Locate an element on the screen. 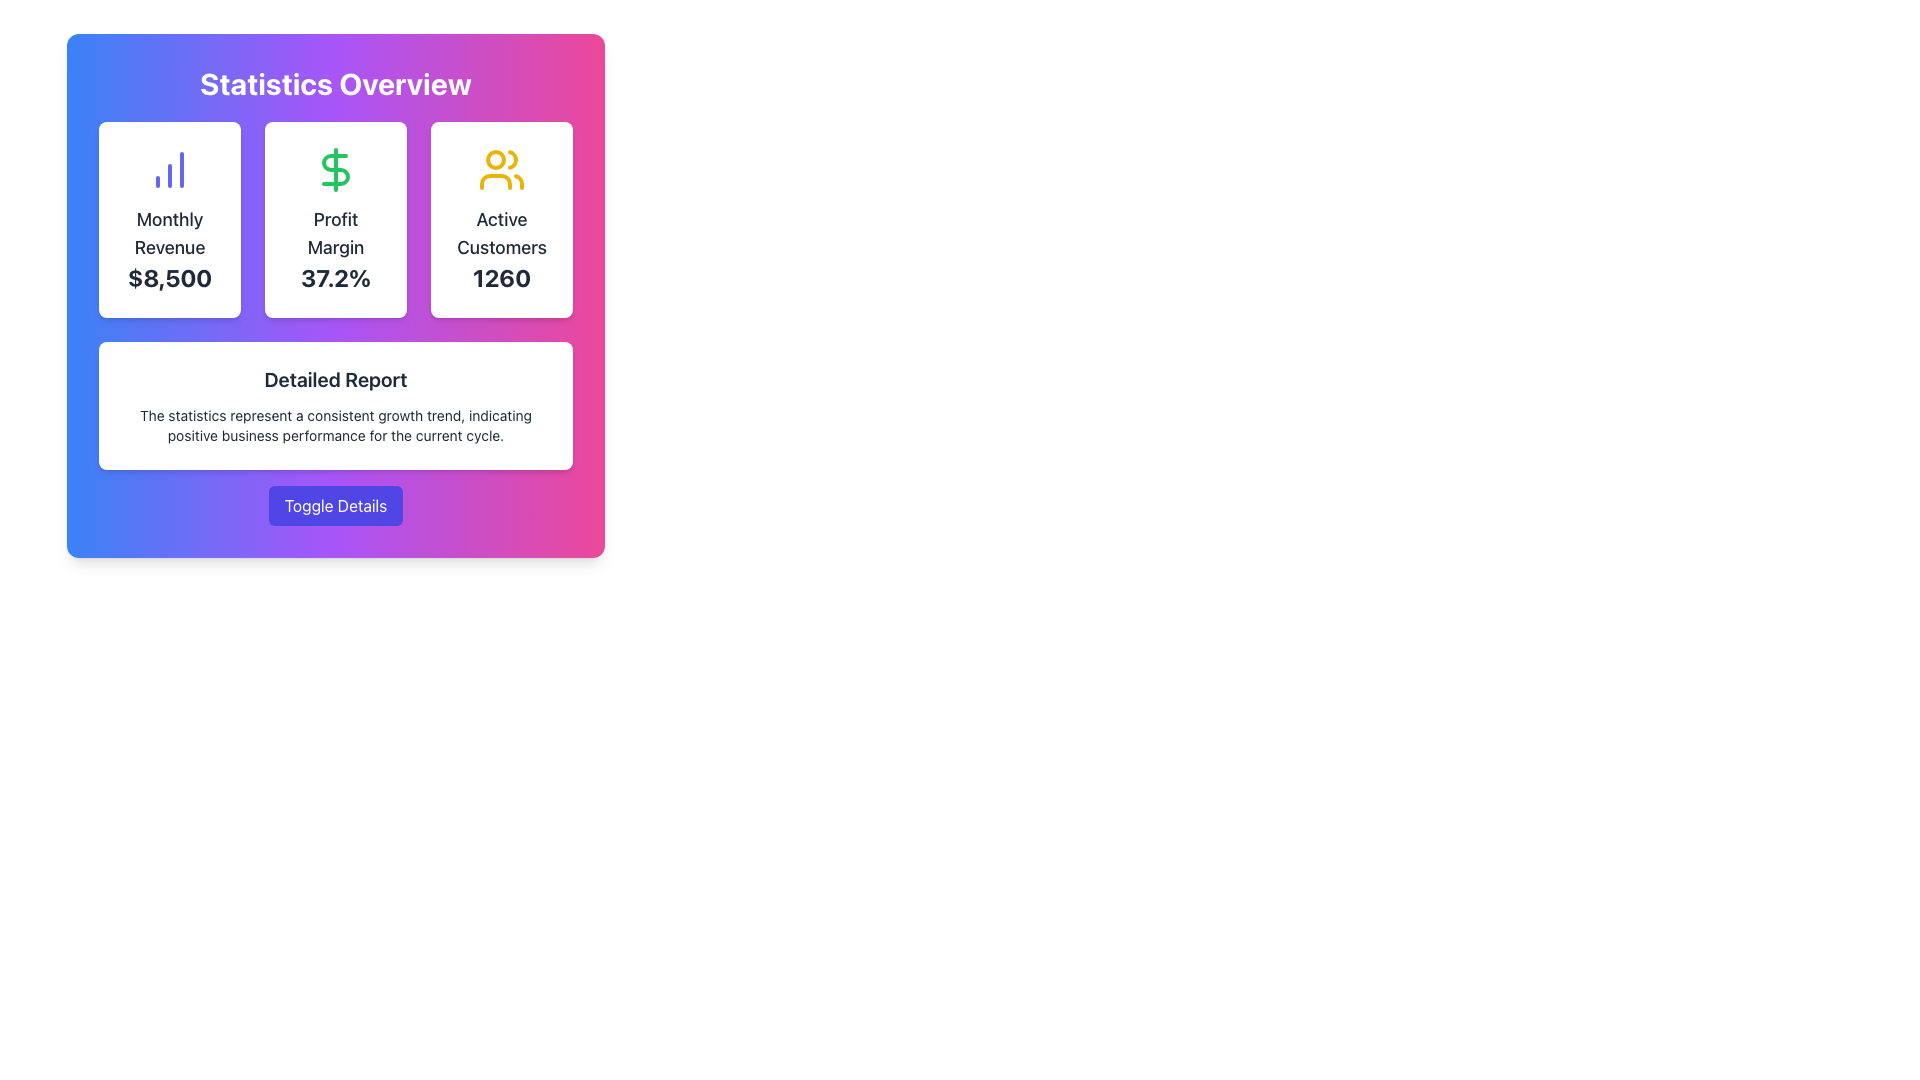 Image resolution: width=1920 pixels, height=1080 pixels. the decorative vector graphic component that signifies 'Active Customers' located at the top right of the SVG graphic in the 'Statistics Overview' card is located at coordinates (513, 159).